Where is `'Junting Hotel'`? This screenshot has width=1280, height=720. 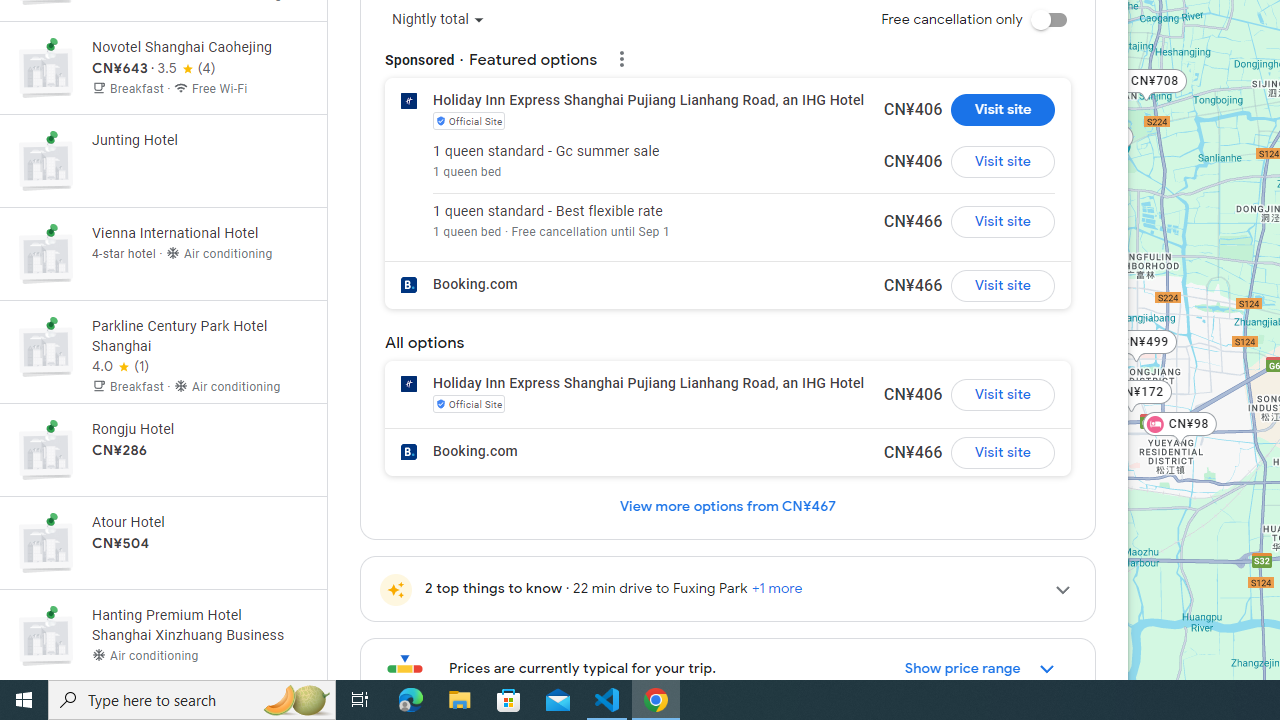
'Junting Hotel' is located at coordinates (163, 160).